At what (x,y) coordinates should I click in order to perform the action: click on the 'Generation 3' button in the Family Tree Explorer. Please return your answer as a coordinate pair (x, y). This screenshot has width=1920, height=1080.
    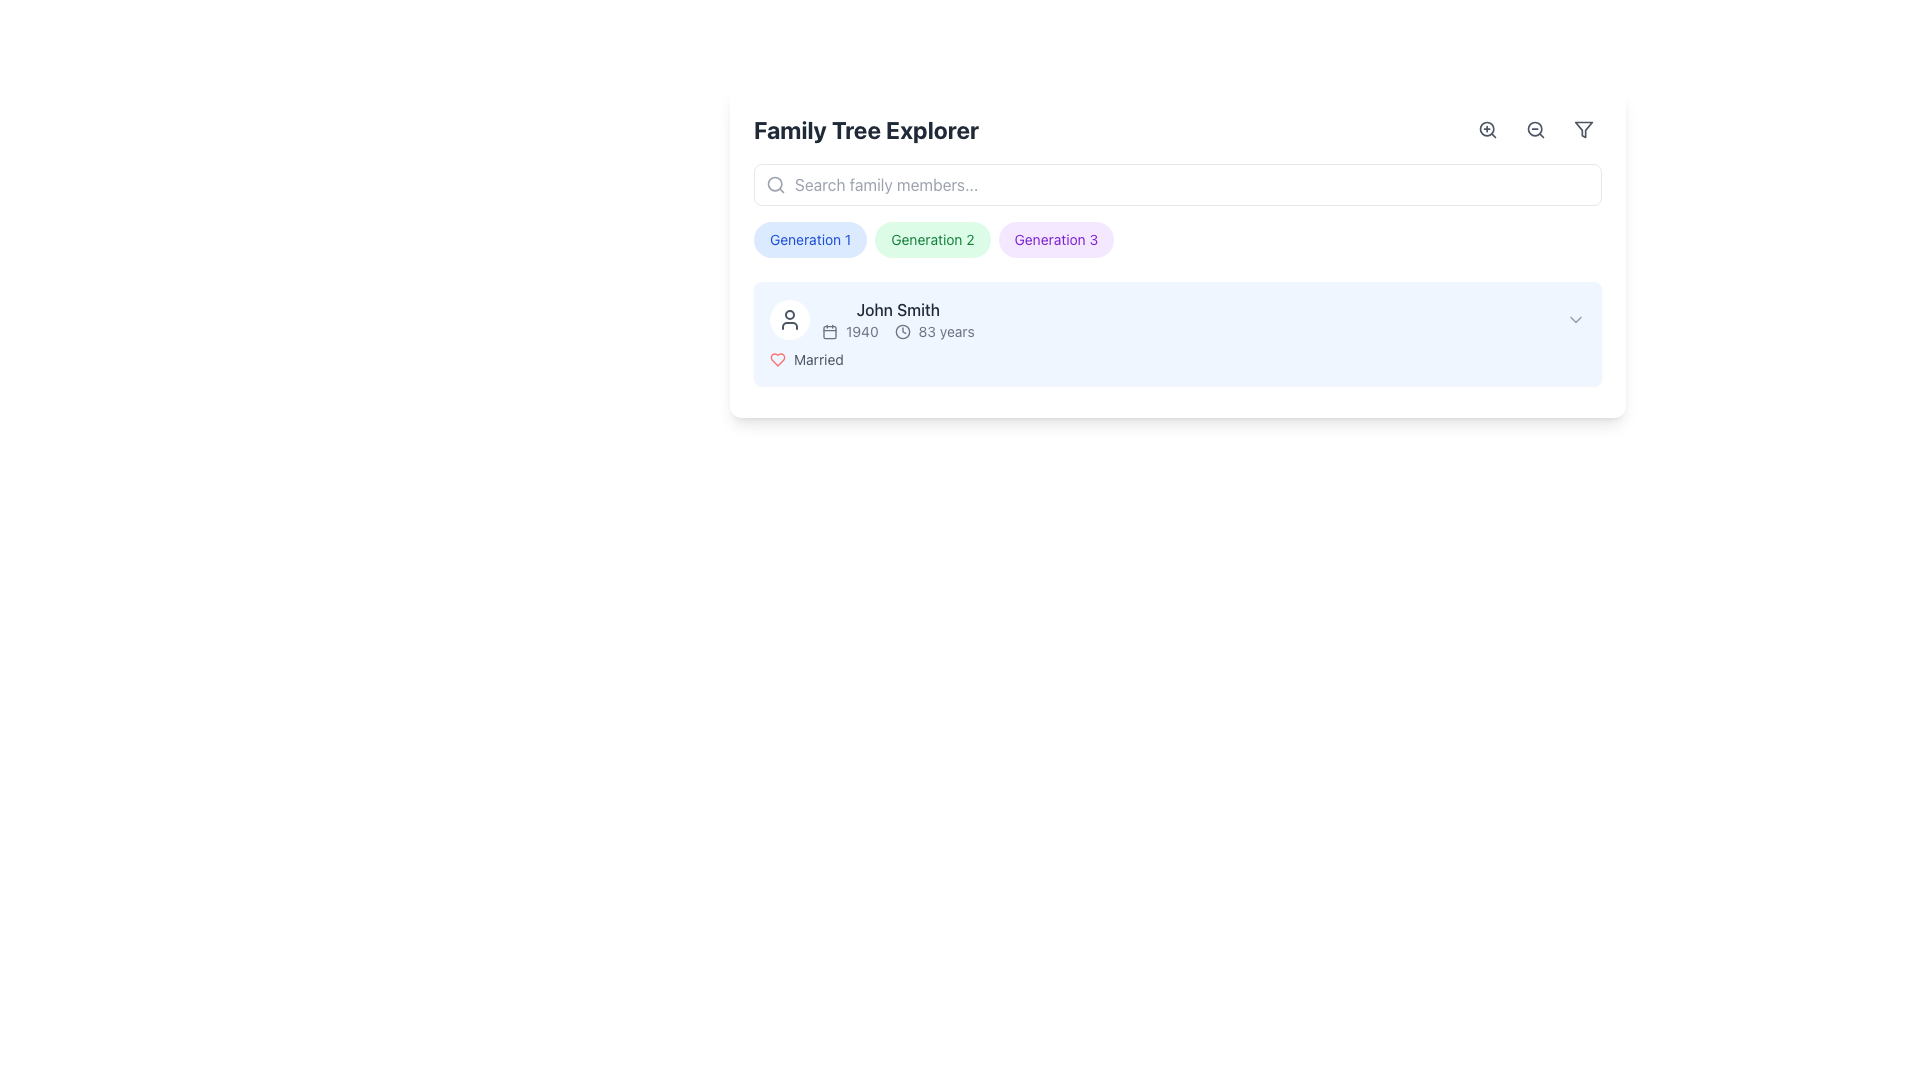
    Looking at the image, I should click on (1055, 238).